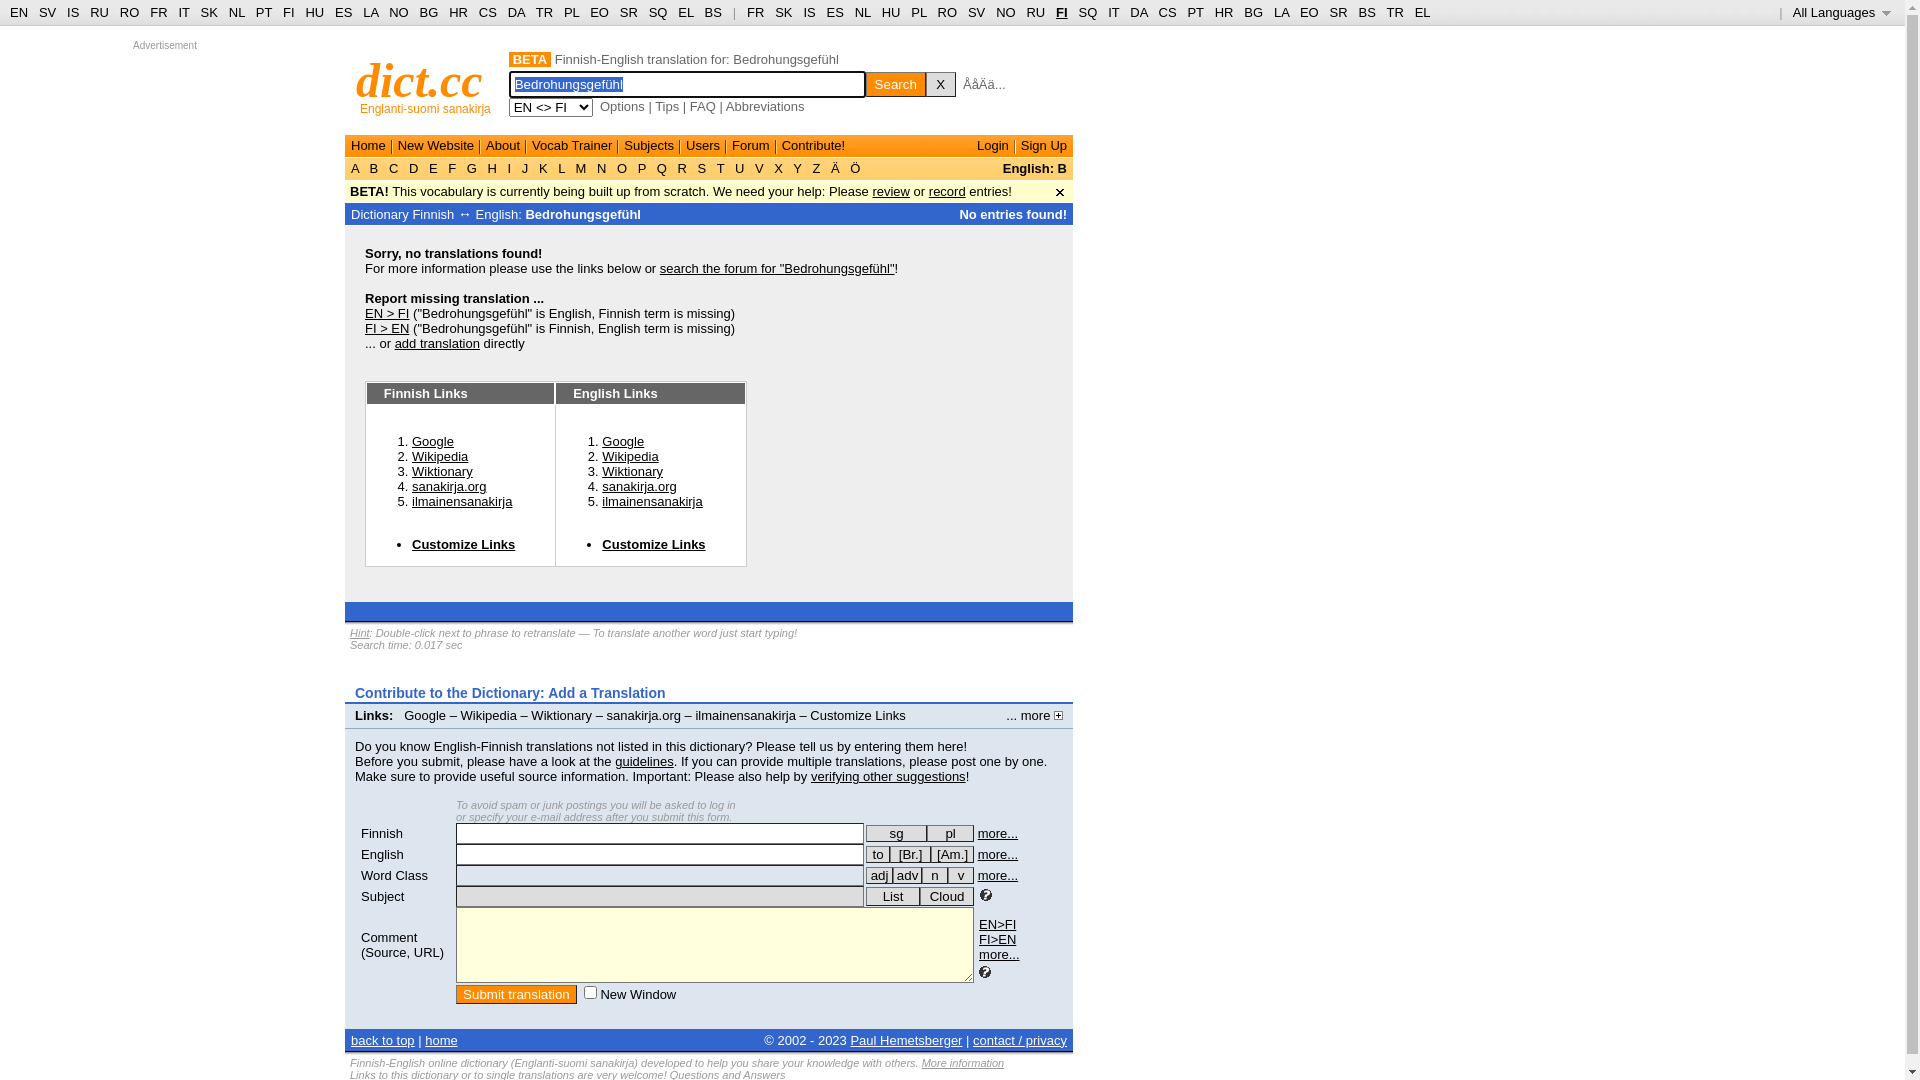  What do you see at coordinates (622, 440) in the screenshot?
I see `'Google'` at bounding box center [622, 440].